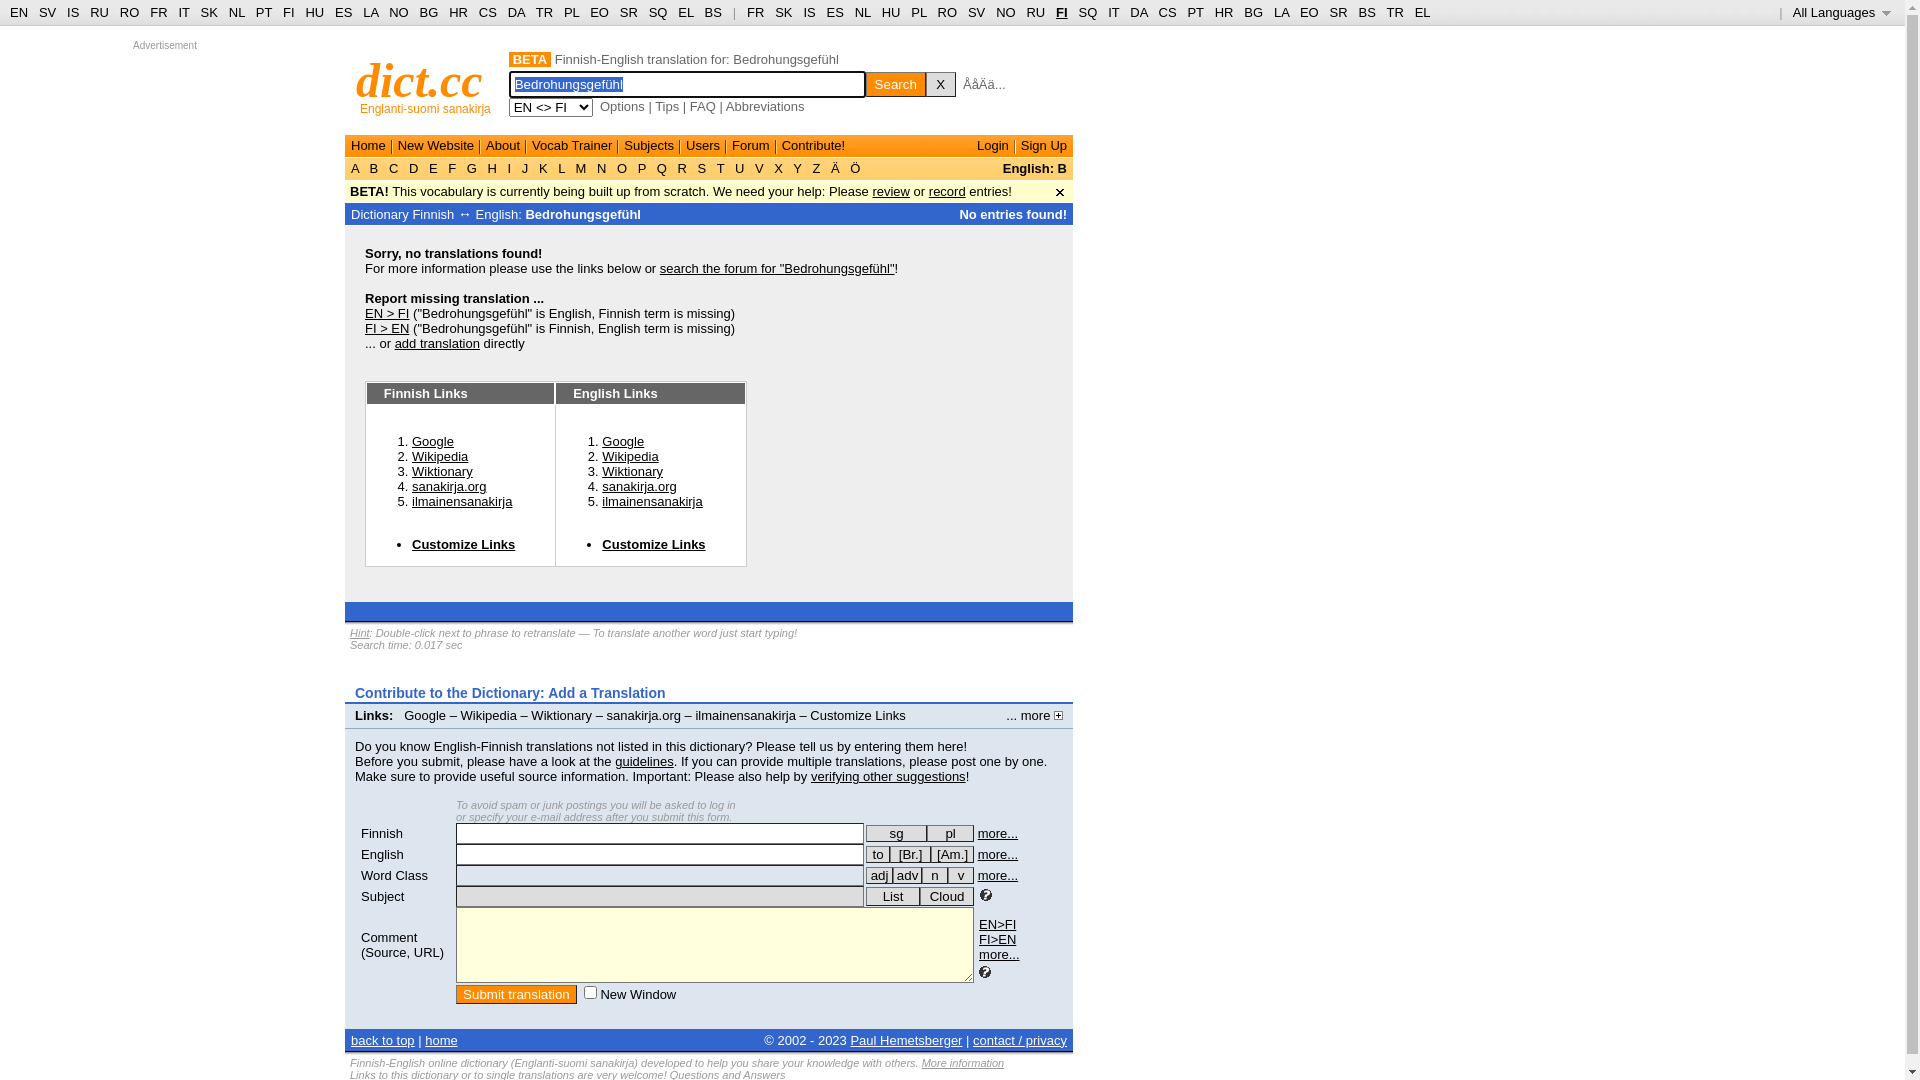  What do you see at coordinates (622, 440) in the screenshot?
I see `'Google'` at bounding box center [622, 440].